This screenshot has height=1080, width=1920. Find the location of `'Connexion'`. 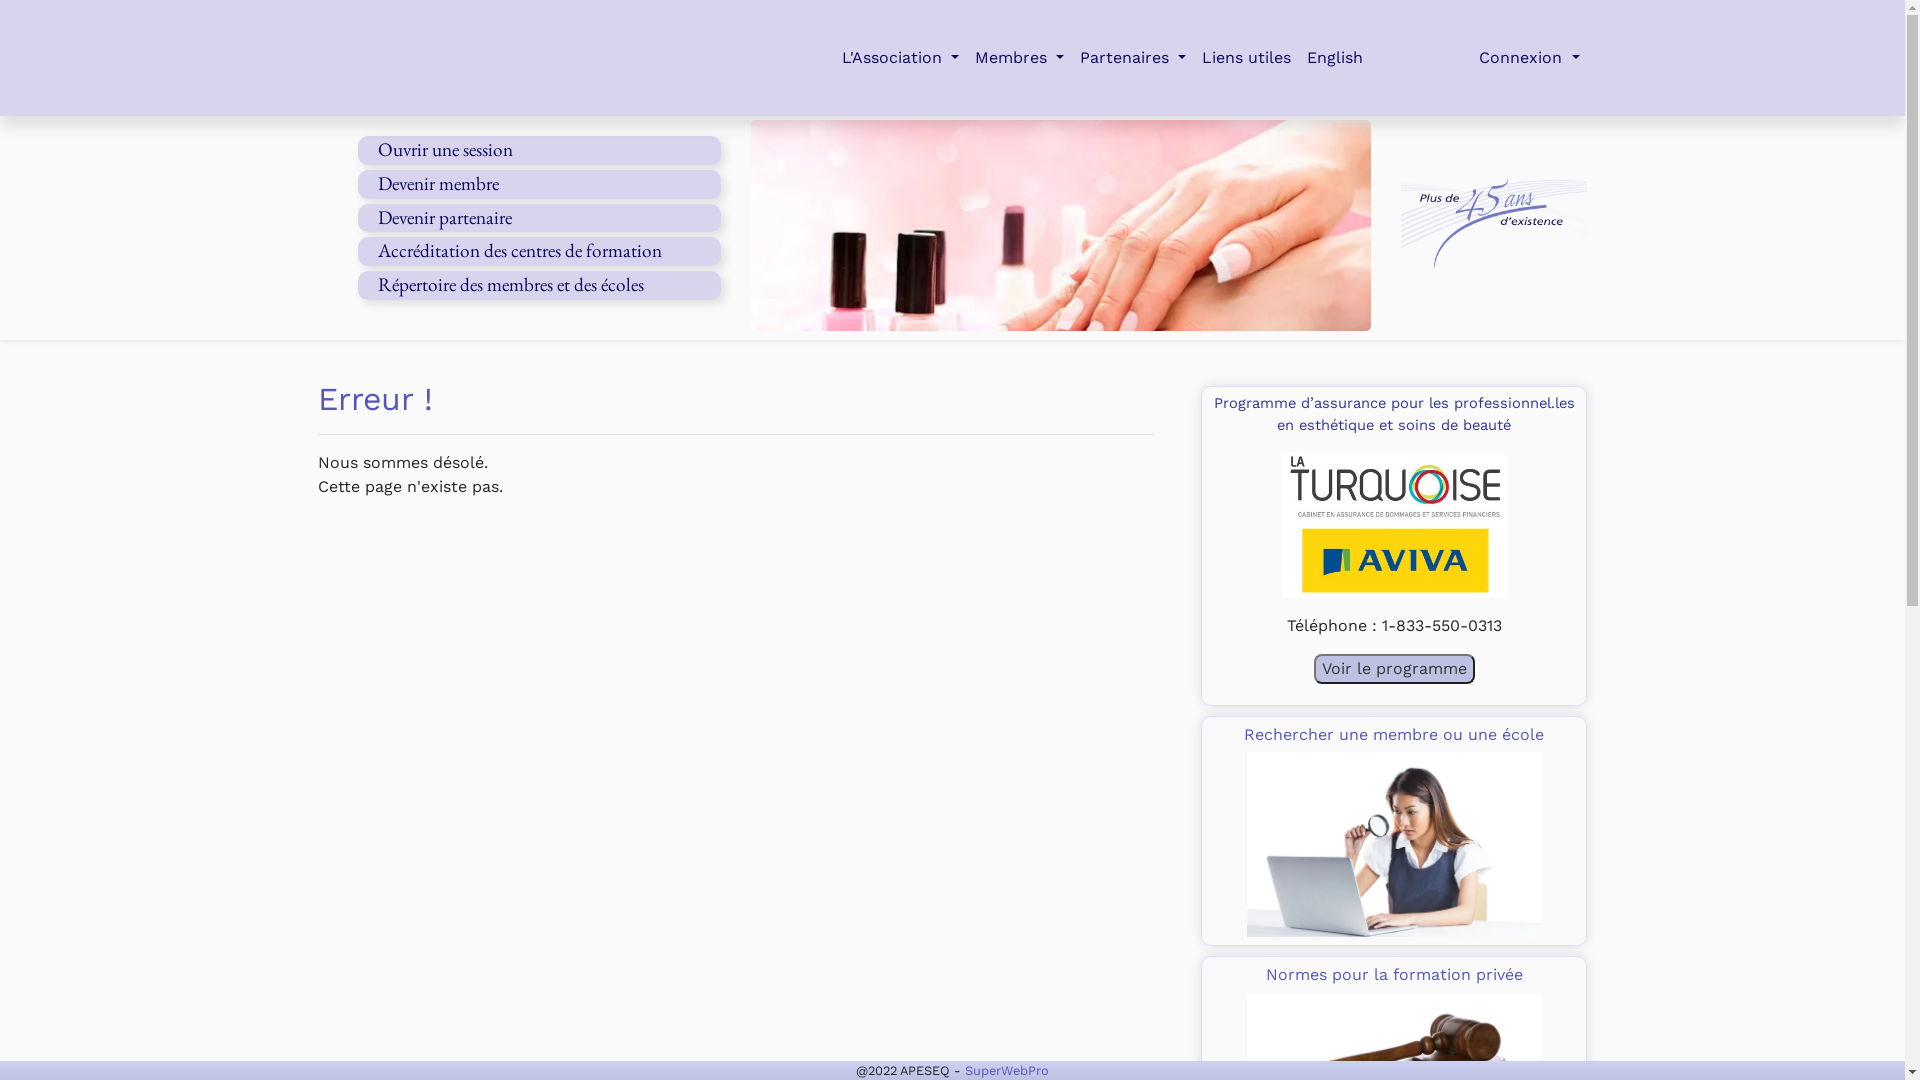

'Connexion' is located at coordinates (1528, 56).